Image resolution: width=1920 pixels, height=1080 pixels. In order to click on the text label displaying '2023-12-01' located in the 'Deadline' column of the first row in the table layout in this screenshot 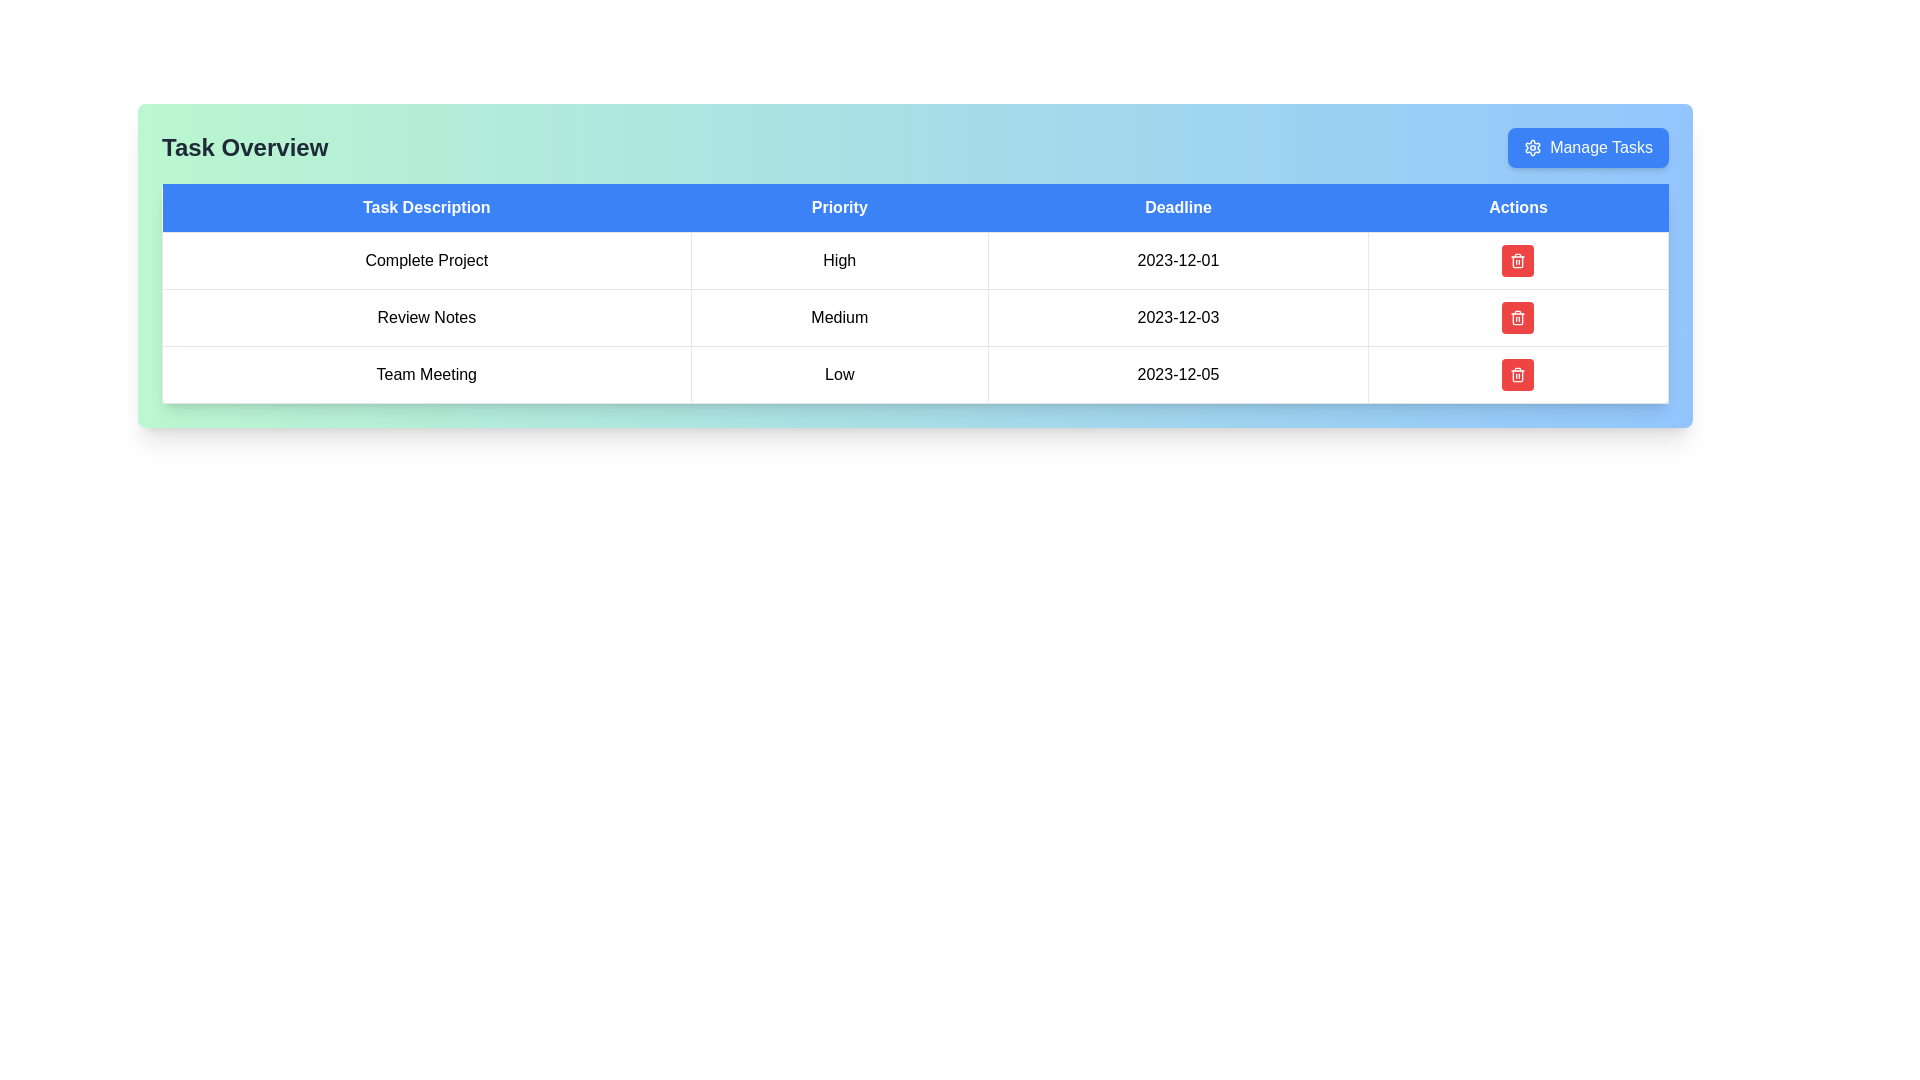, I will do `click(1178, 260)`.